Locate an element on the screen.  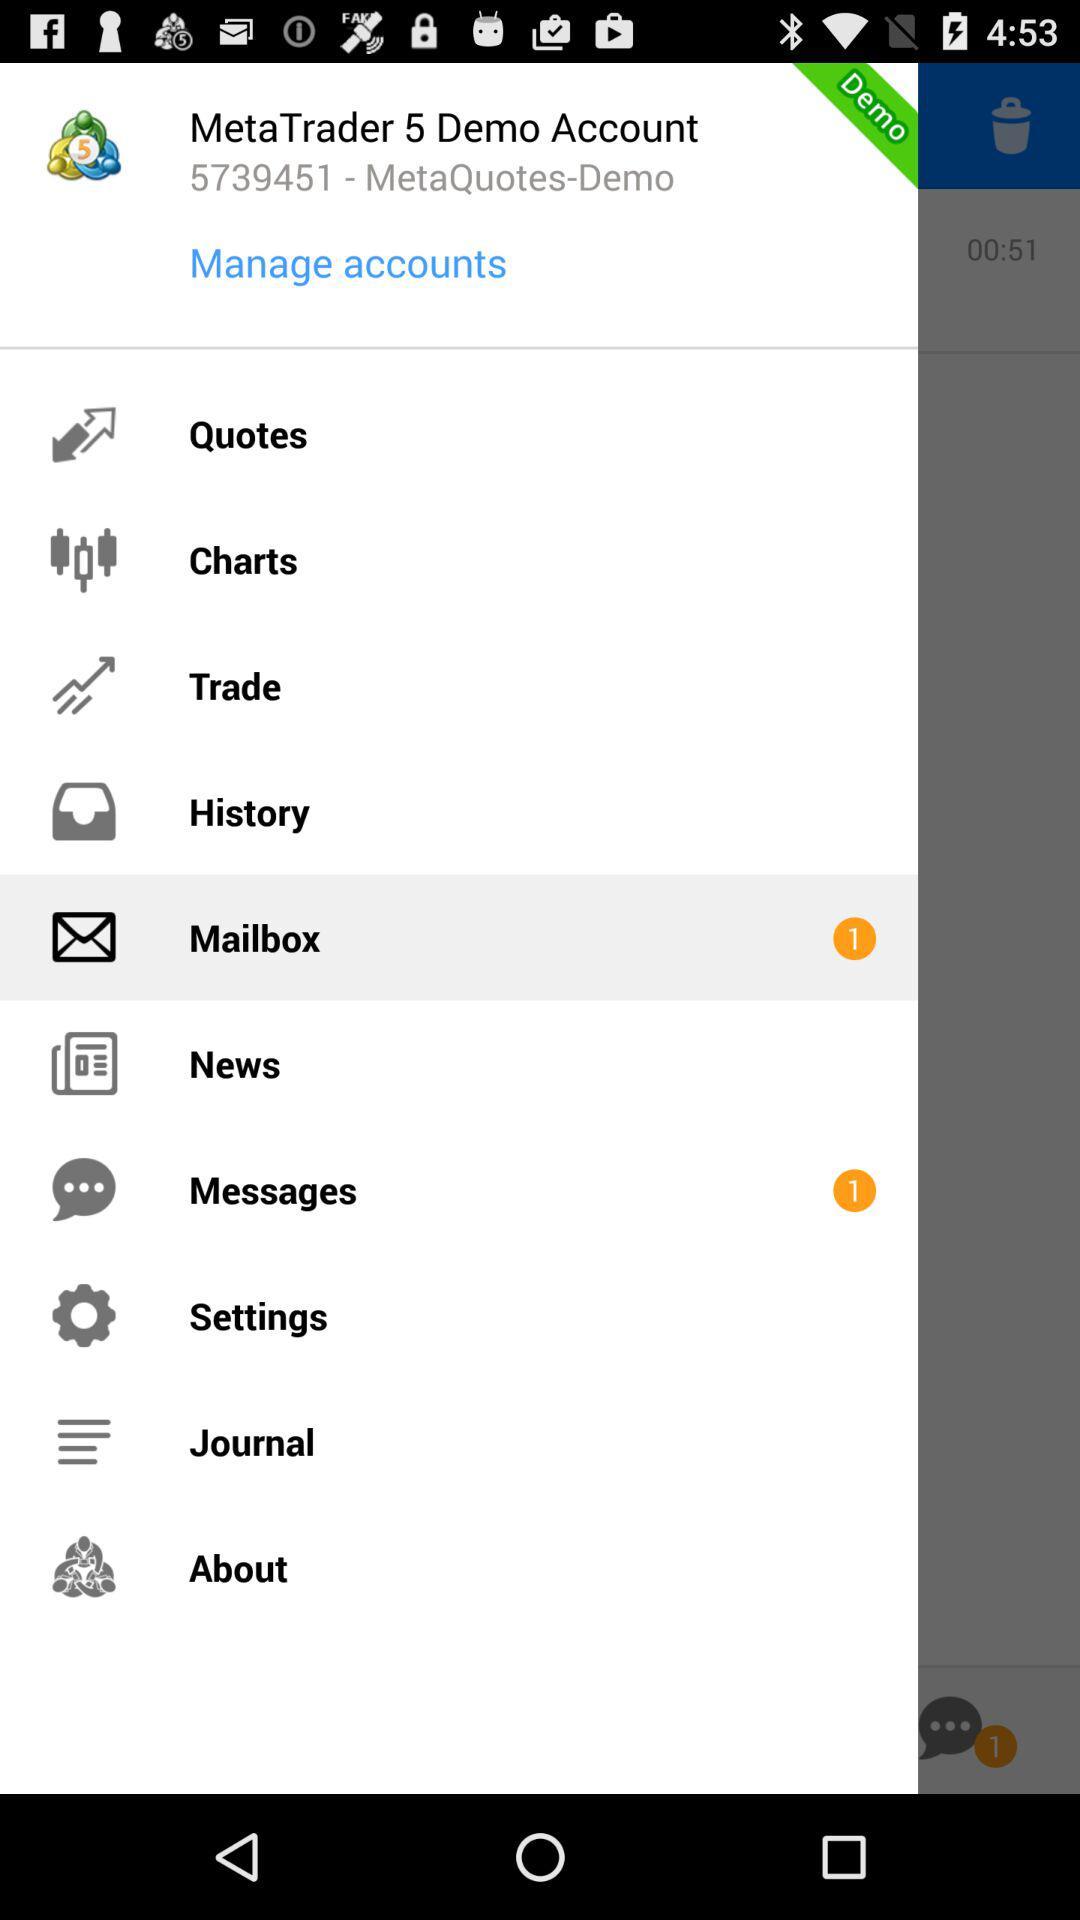
the chat icon is located at coordinates (949, 1848).